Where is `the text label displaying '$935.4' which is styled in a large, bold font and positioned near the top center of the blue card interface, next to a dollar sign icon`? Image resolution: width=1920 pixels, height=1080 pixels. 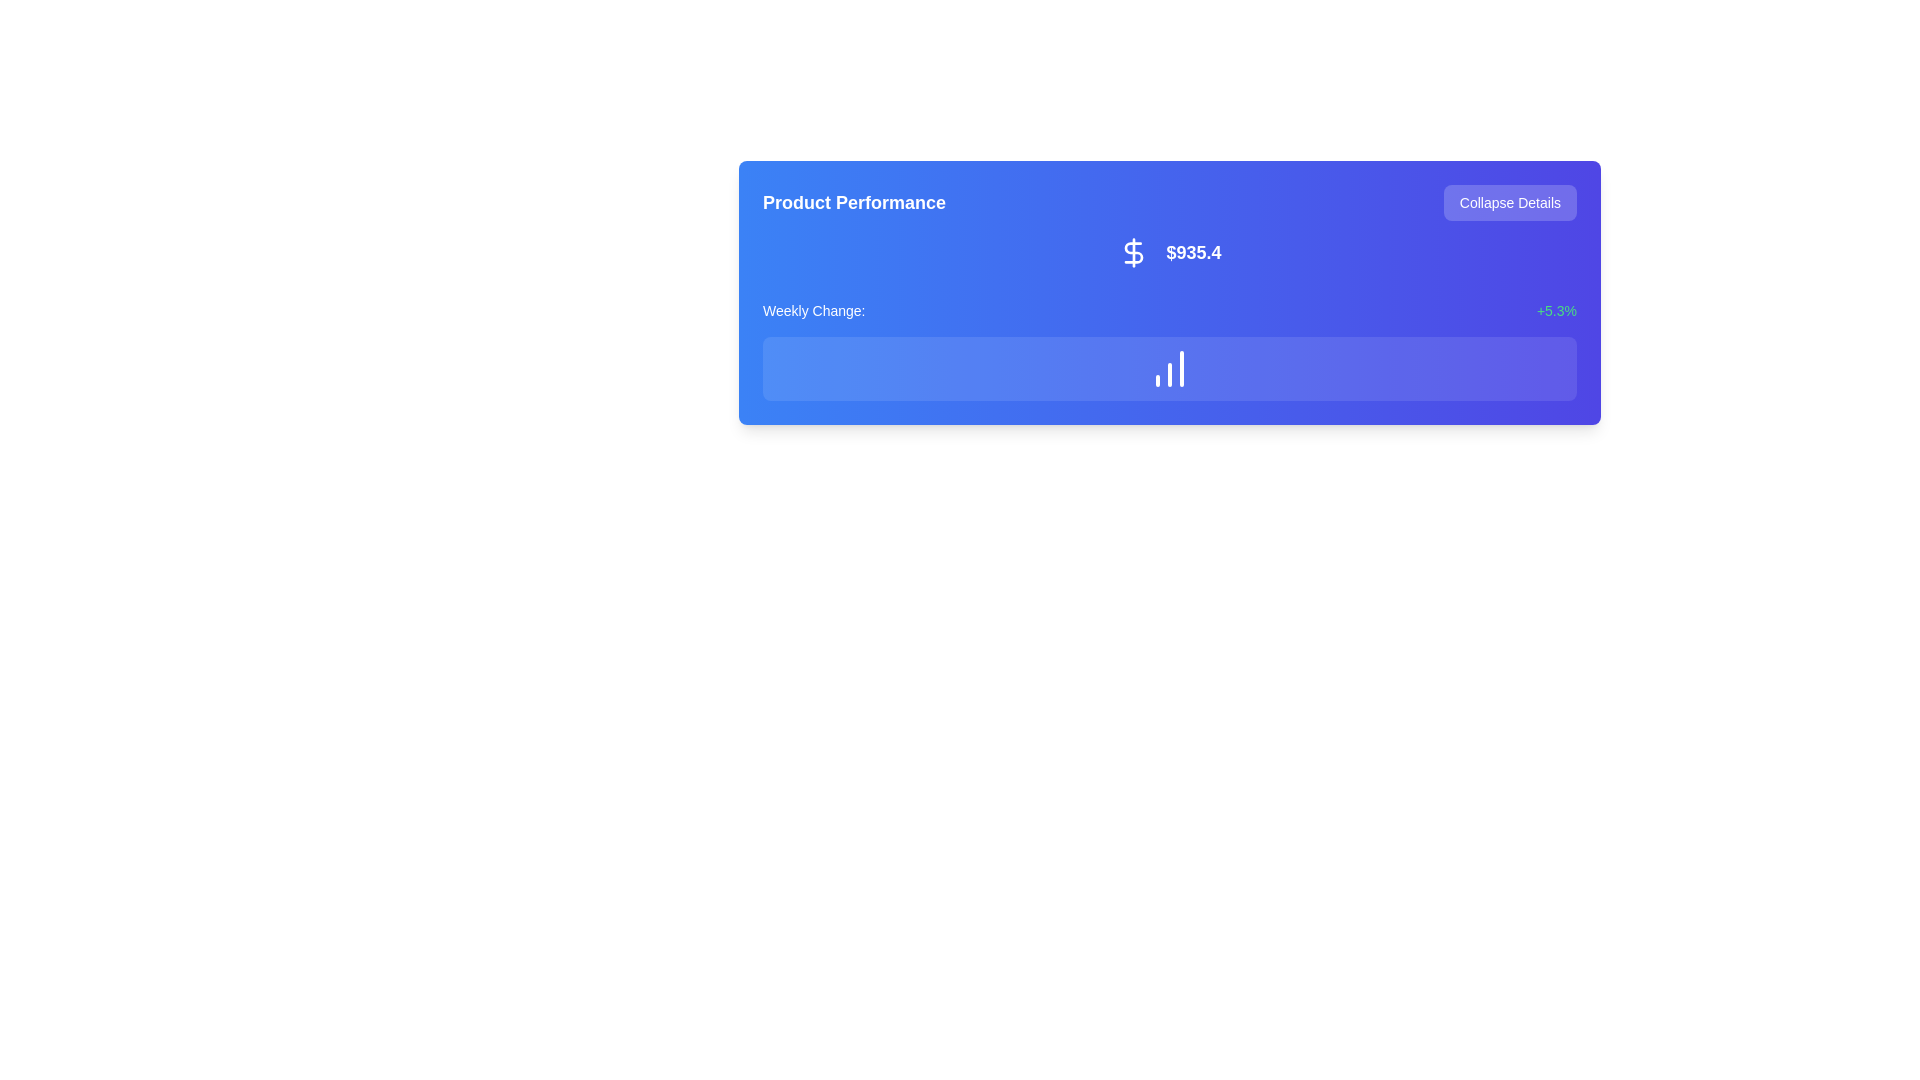 the text label displaying '$935.4' which is styled in a large, bold font and positioned near the top center of the blue card interface, next to a dollar sign icon is located at coordinates (1194, 252).